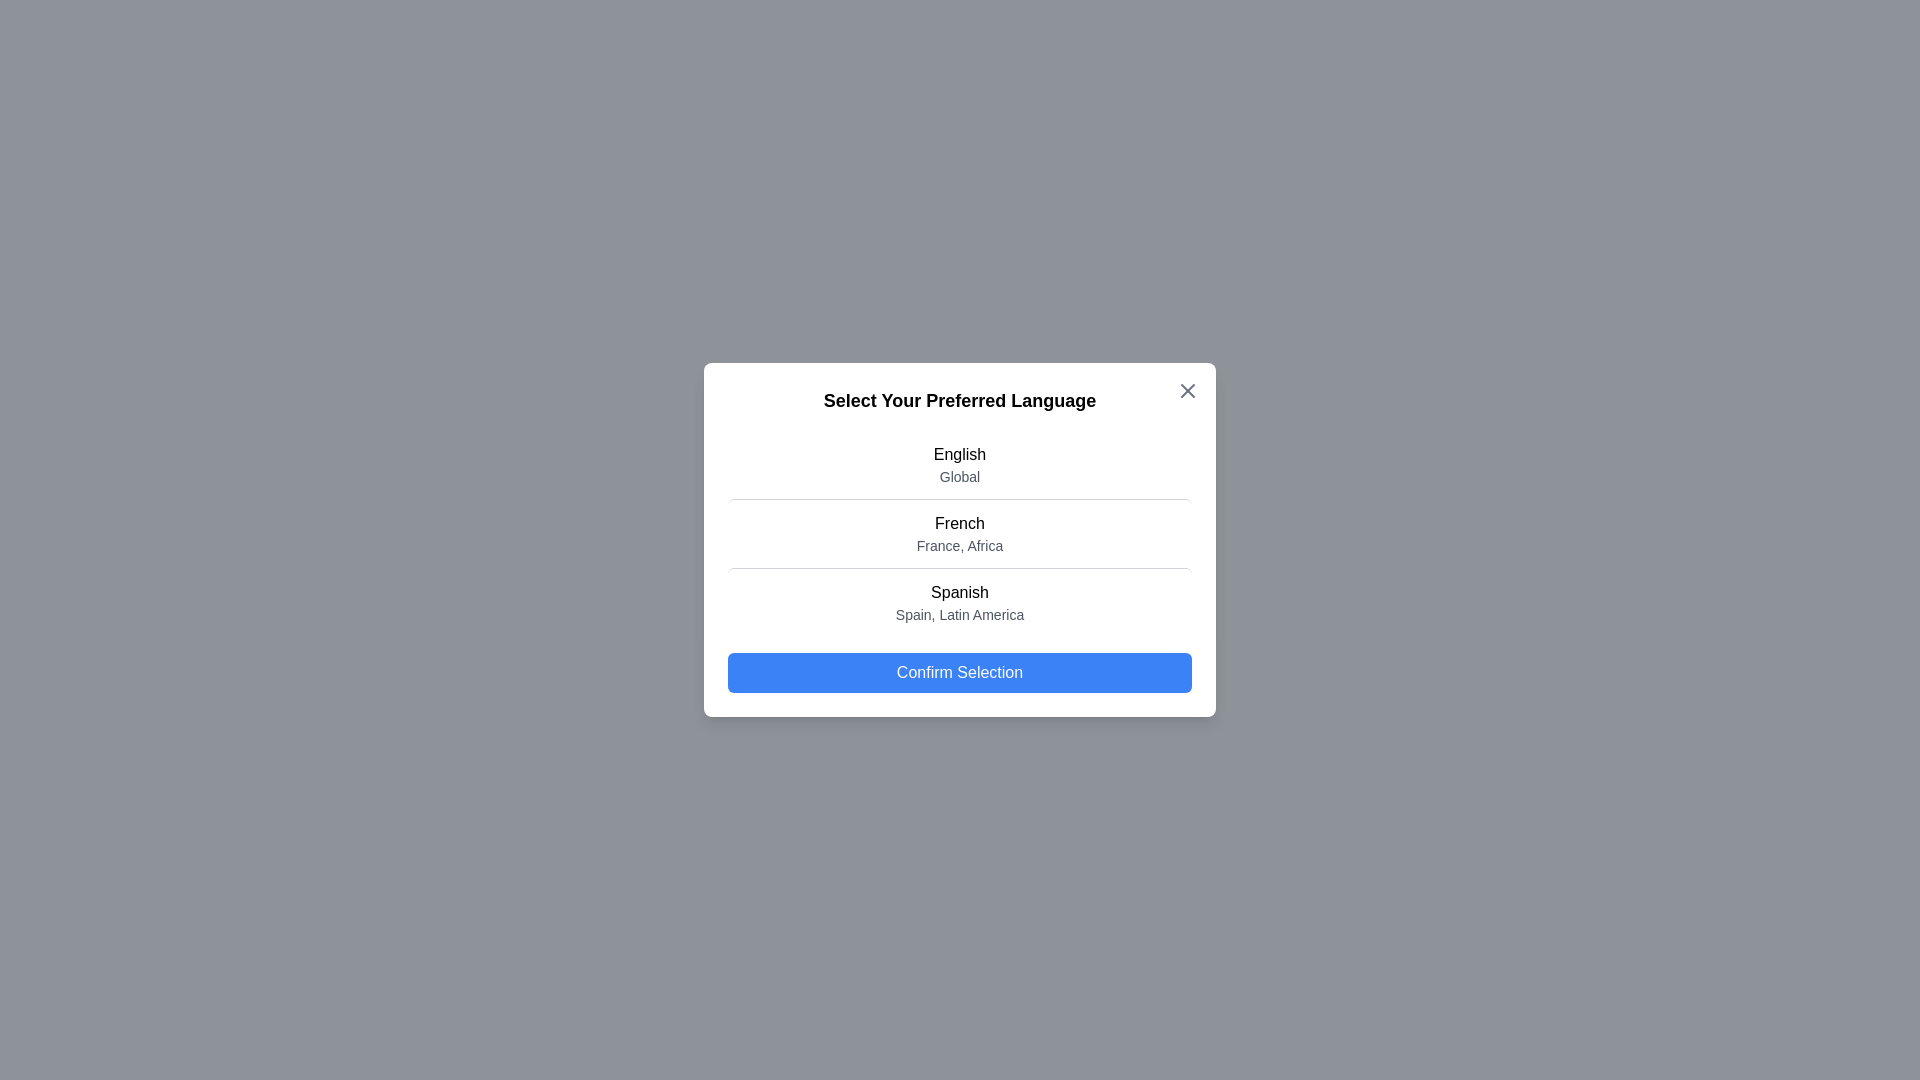  I want to click on the language French from the list, so click(960, 532).